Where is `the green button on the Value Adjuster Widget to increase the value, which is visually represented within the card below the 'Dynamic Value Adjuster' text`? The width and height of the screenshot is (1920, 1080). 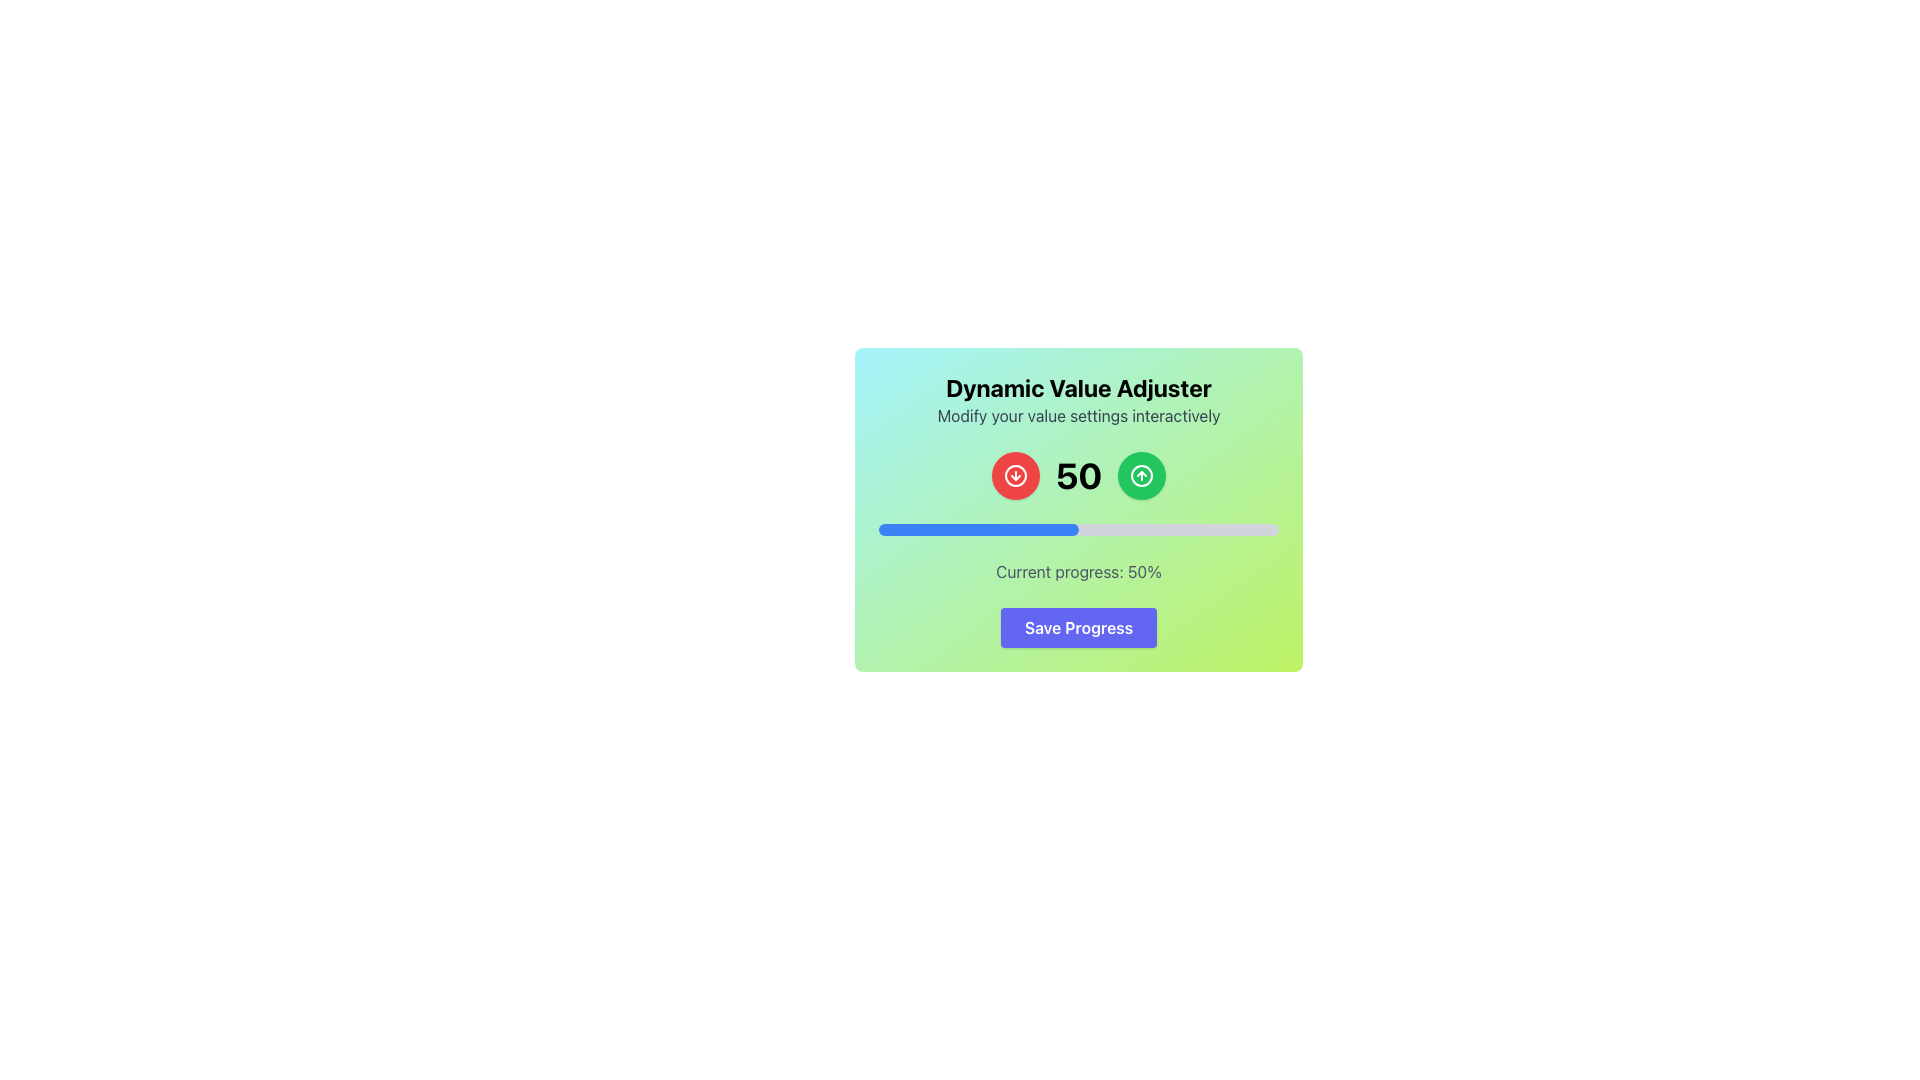
the green button on the Value Adjuster Widget to increase the value, which is visually represented within the card below the 'Dynamic Value Adjuster' text is located at coordinates (1078, 516).